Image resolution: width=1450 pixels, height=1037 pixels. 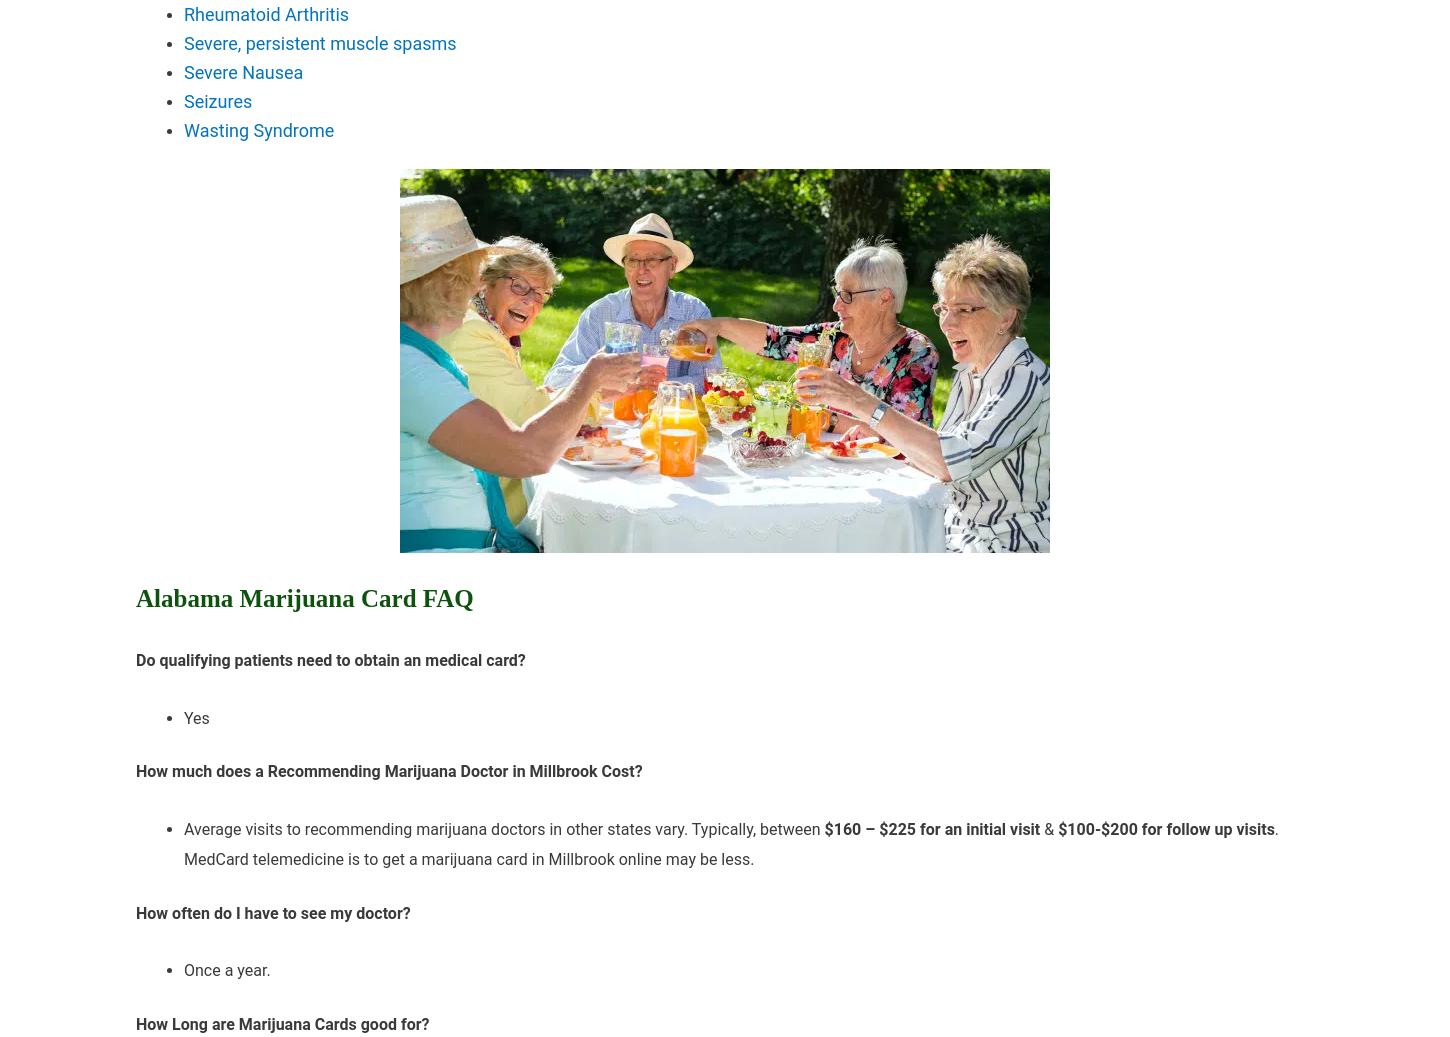 I want to click on 'Average visits to recommending marijuana doctors in other states vary. Typically, between', so click(x=504, y=829).